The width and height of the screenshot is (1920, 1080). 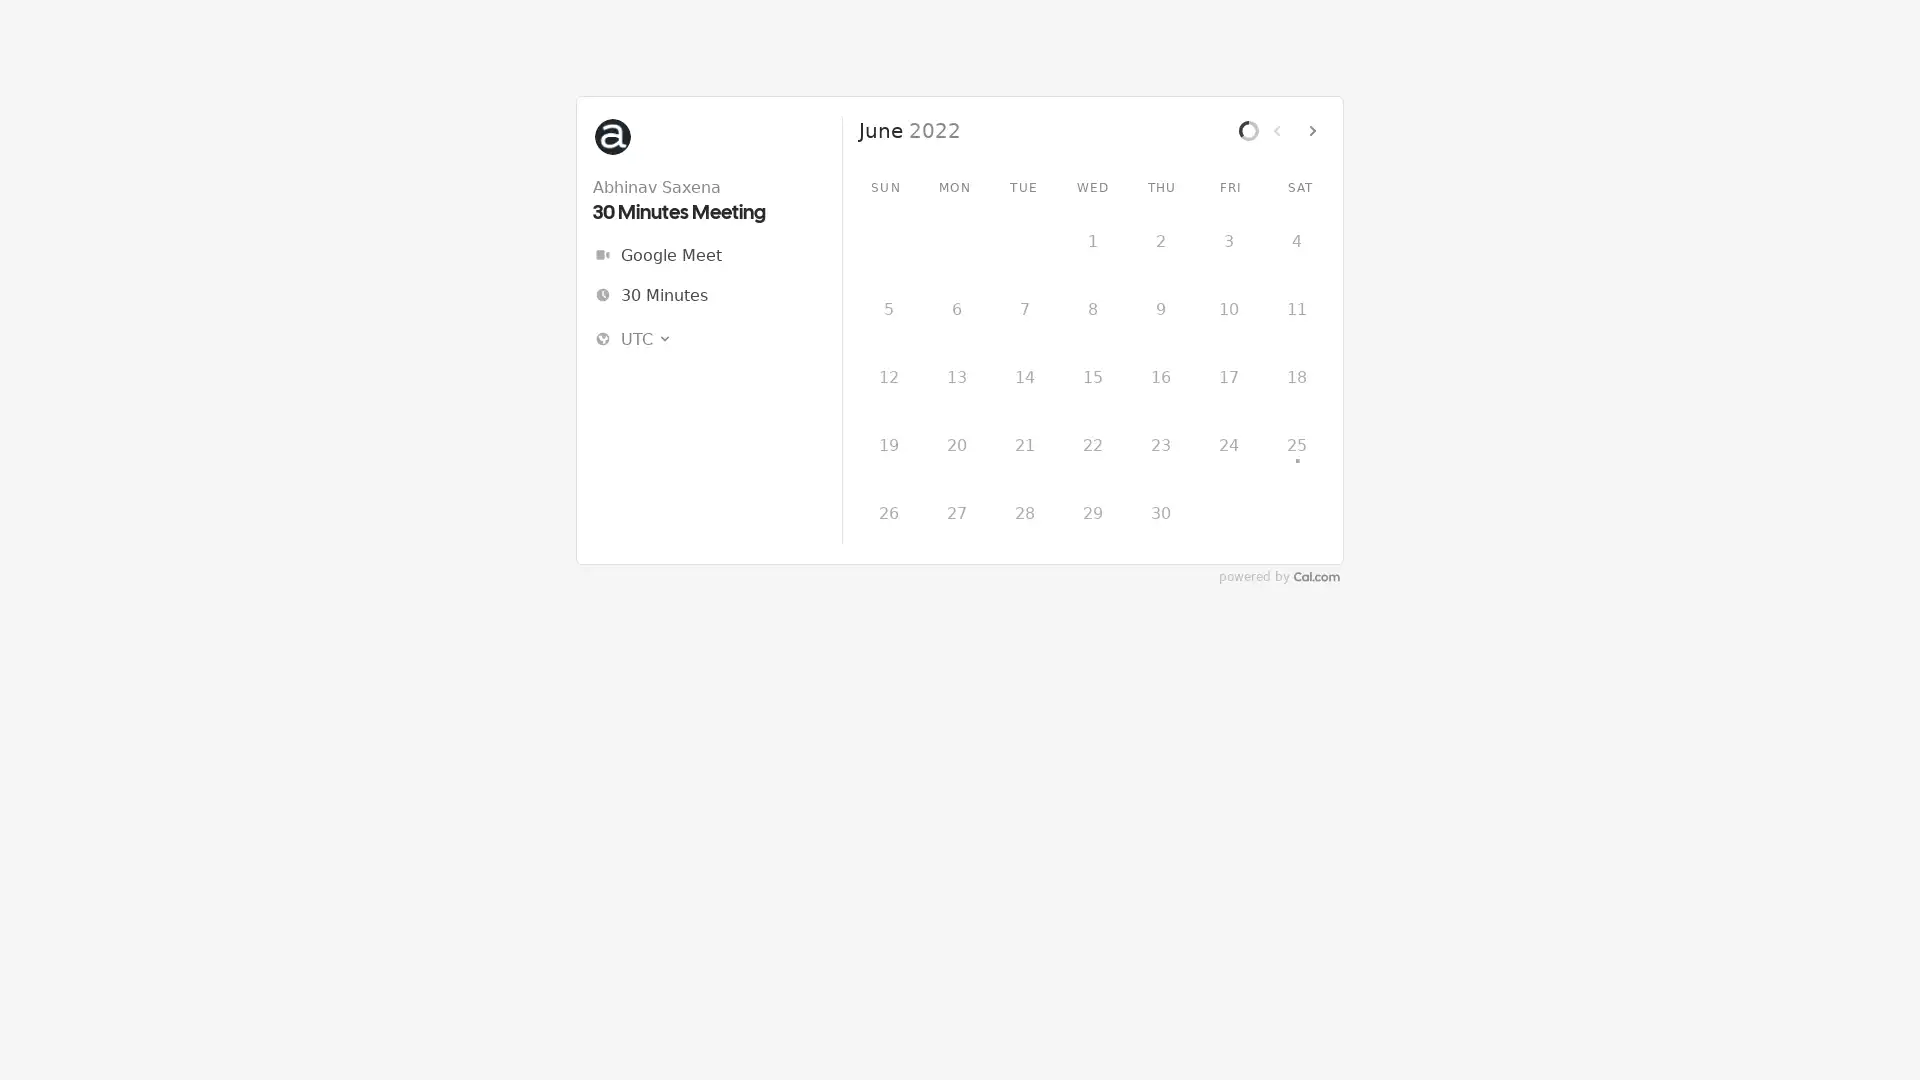 What do you see at coordinates (955, 512) in the screenshot?
I see `27` at bounding box center [955, 512].